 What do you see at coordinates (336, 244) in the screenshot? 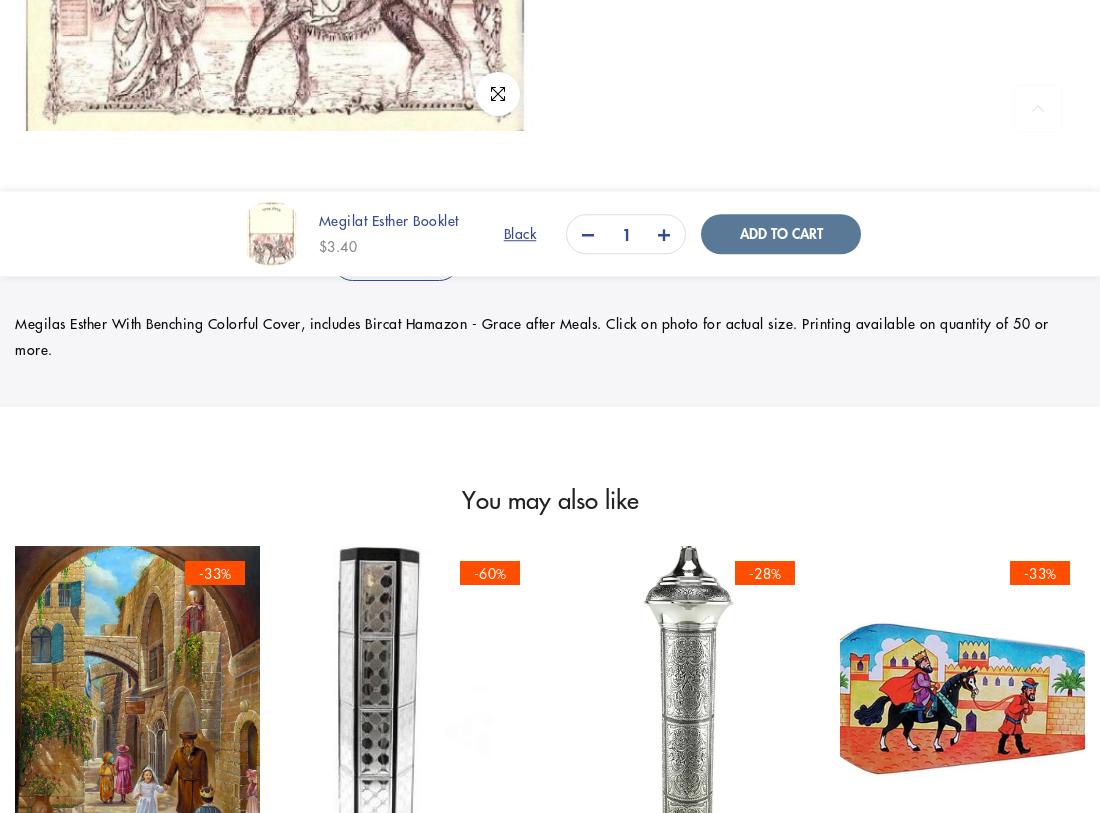
I see `'$3.40'` at bounding box center [336, 244].